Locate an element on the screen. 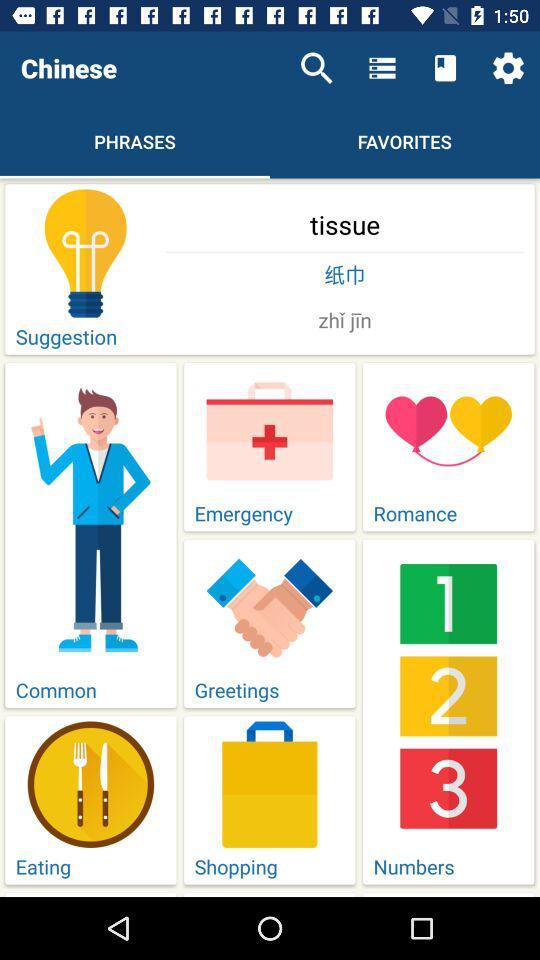 This screenshot has width=540, height=960. the item above the favorites is located at coordinates (445, 68).